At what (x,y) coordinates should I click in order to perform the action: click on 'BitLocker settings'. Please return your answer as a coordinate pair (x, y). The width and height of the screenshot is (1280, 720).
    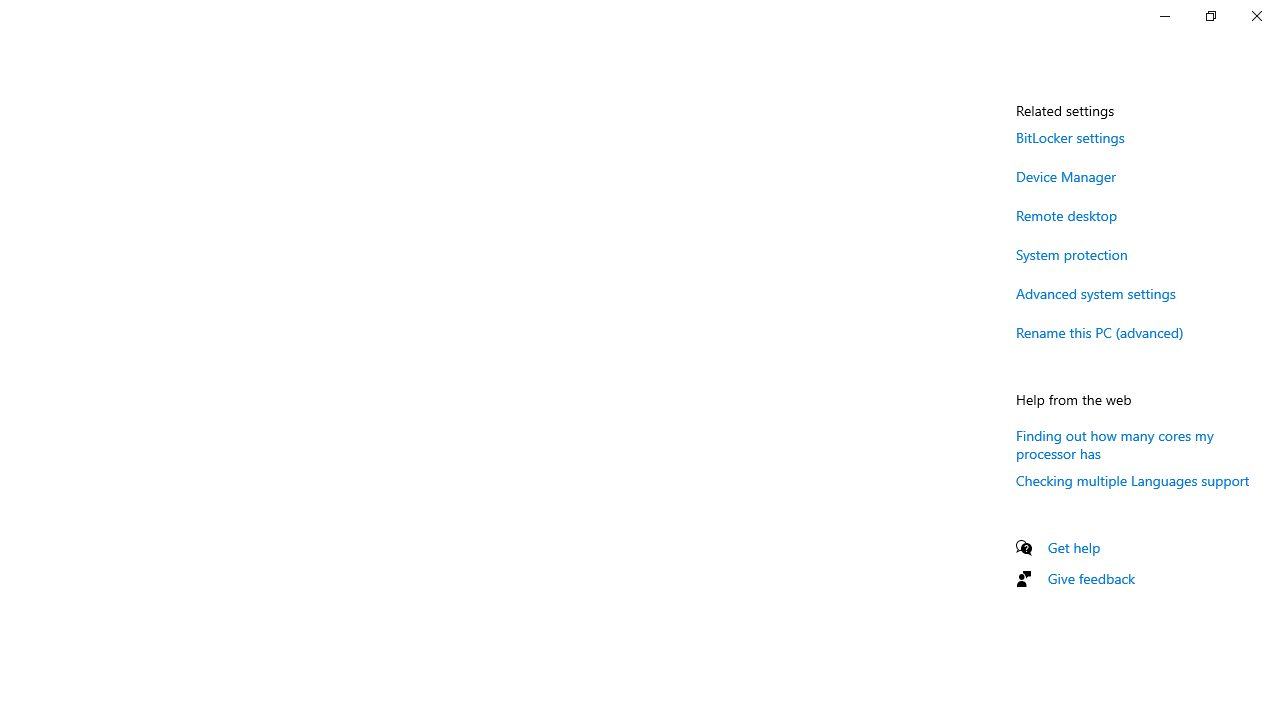
    Looking at the image, I should click on (1069, 136).